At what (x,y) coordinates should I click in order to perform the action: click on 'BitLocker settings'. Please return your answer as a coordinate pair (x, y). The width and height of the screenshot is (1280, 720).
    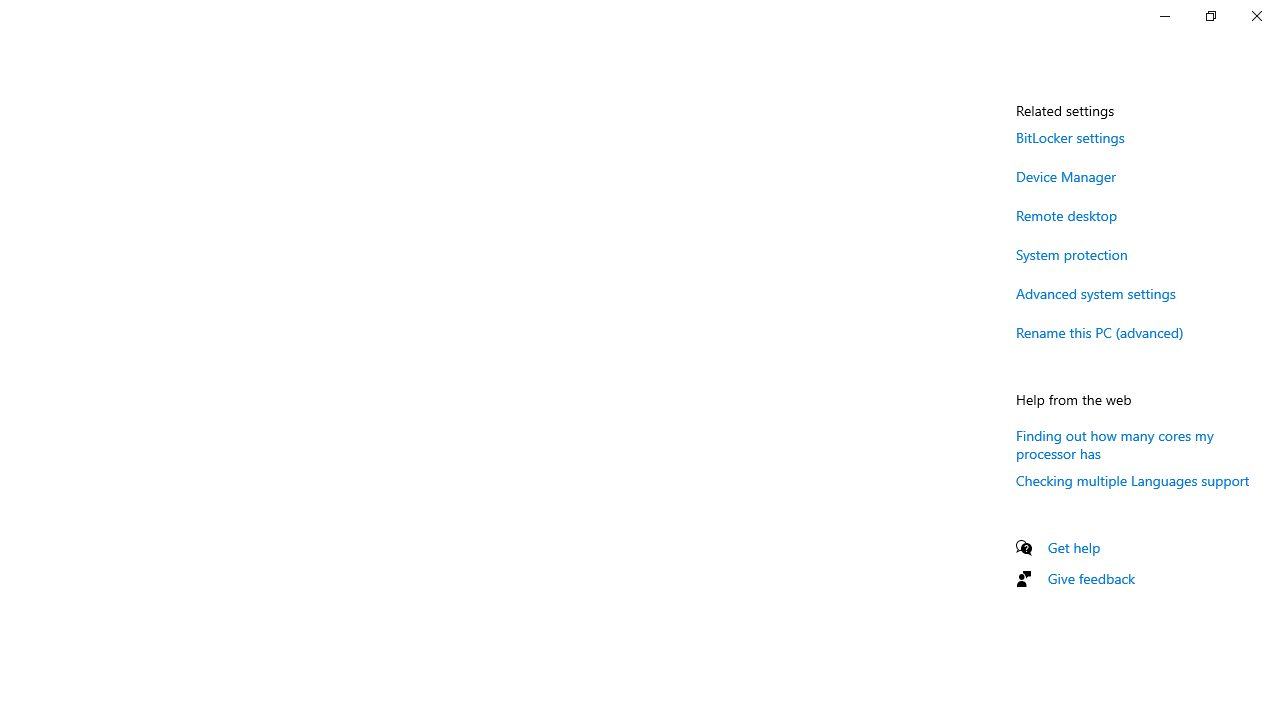
    Looking at the image, I should click on (1069, 136).